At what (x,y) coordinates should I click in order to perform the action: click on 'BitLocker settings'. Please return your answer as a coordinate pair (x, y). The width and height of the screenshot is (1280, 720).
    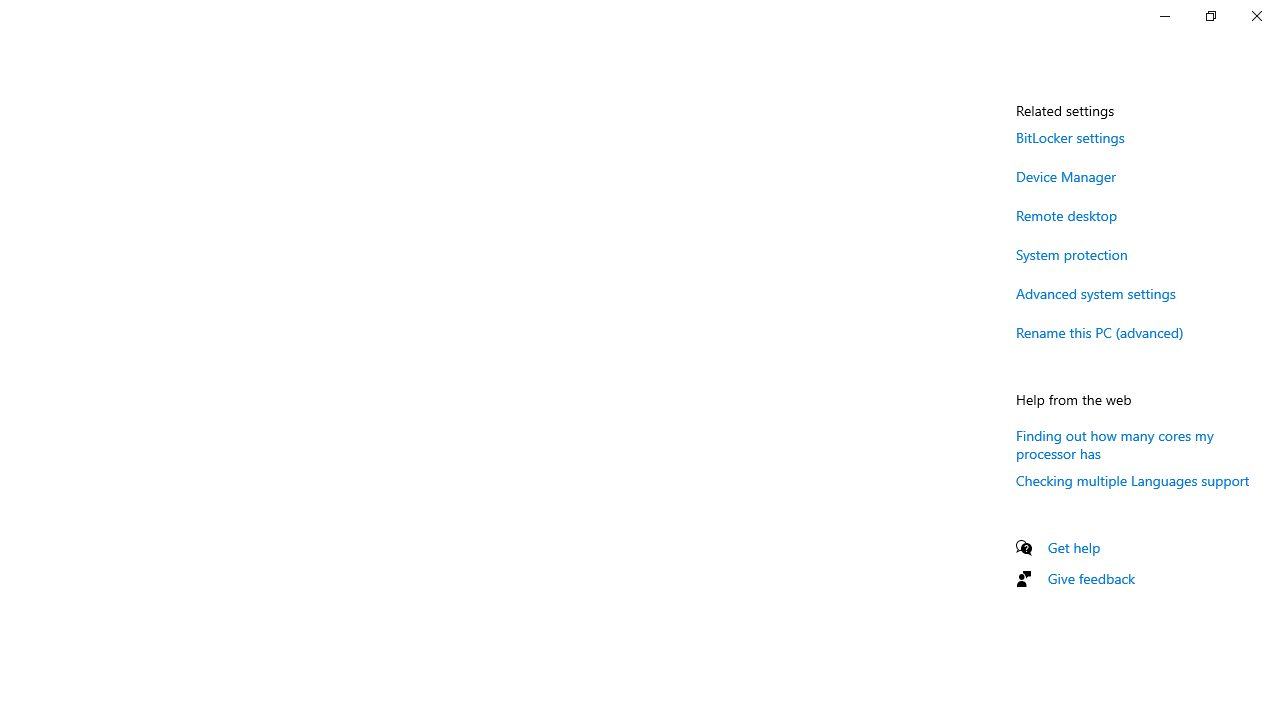
    Looking at the image, I should click on (1069, 136).